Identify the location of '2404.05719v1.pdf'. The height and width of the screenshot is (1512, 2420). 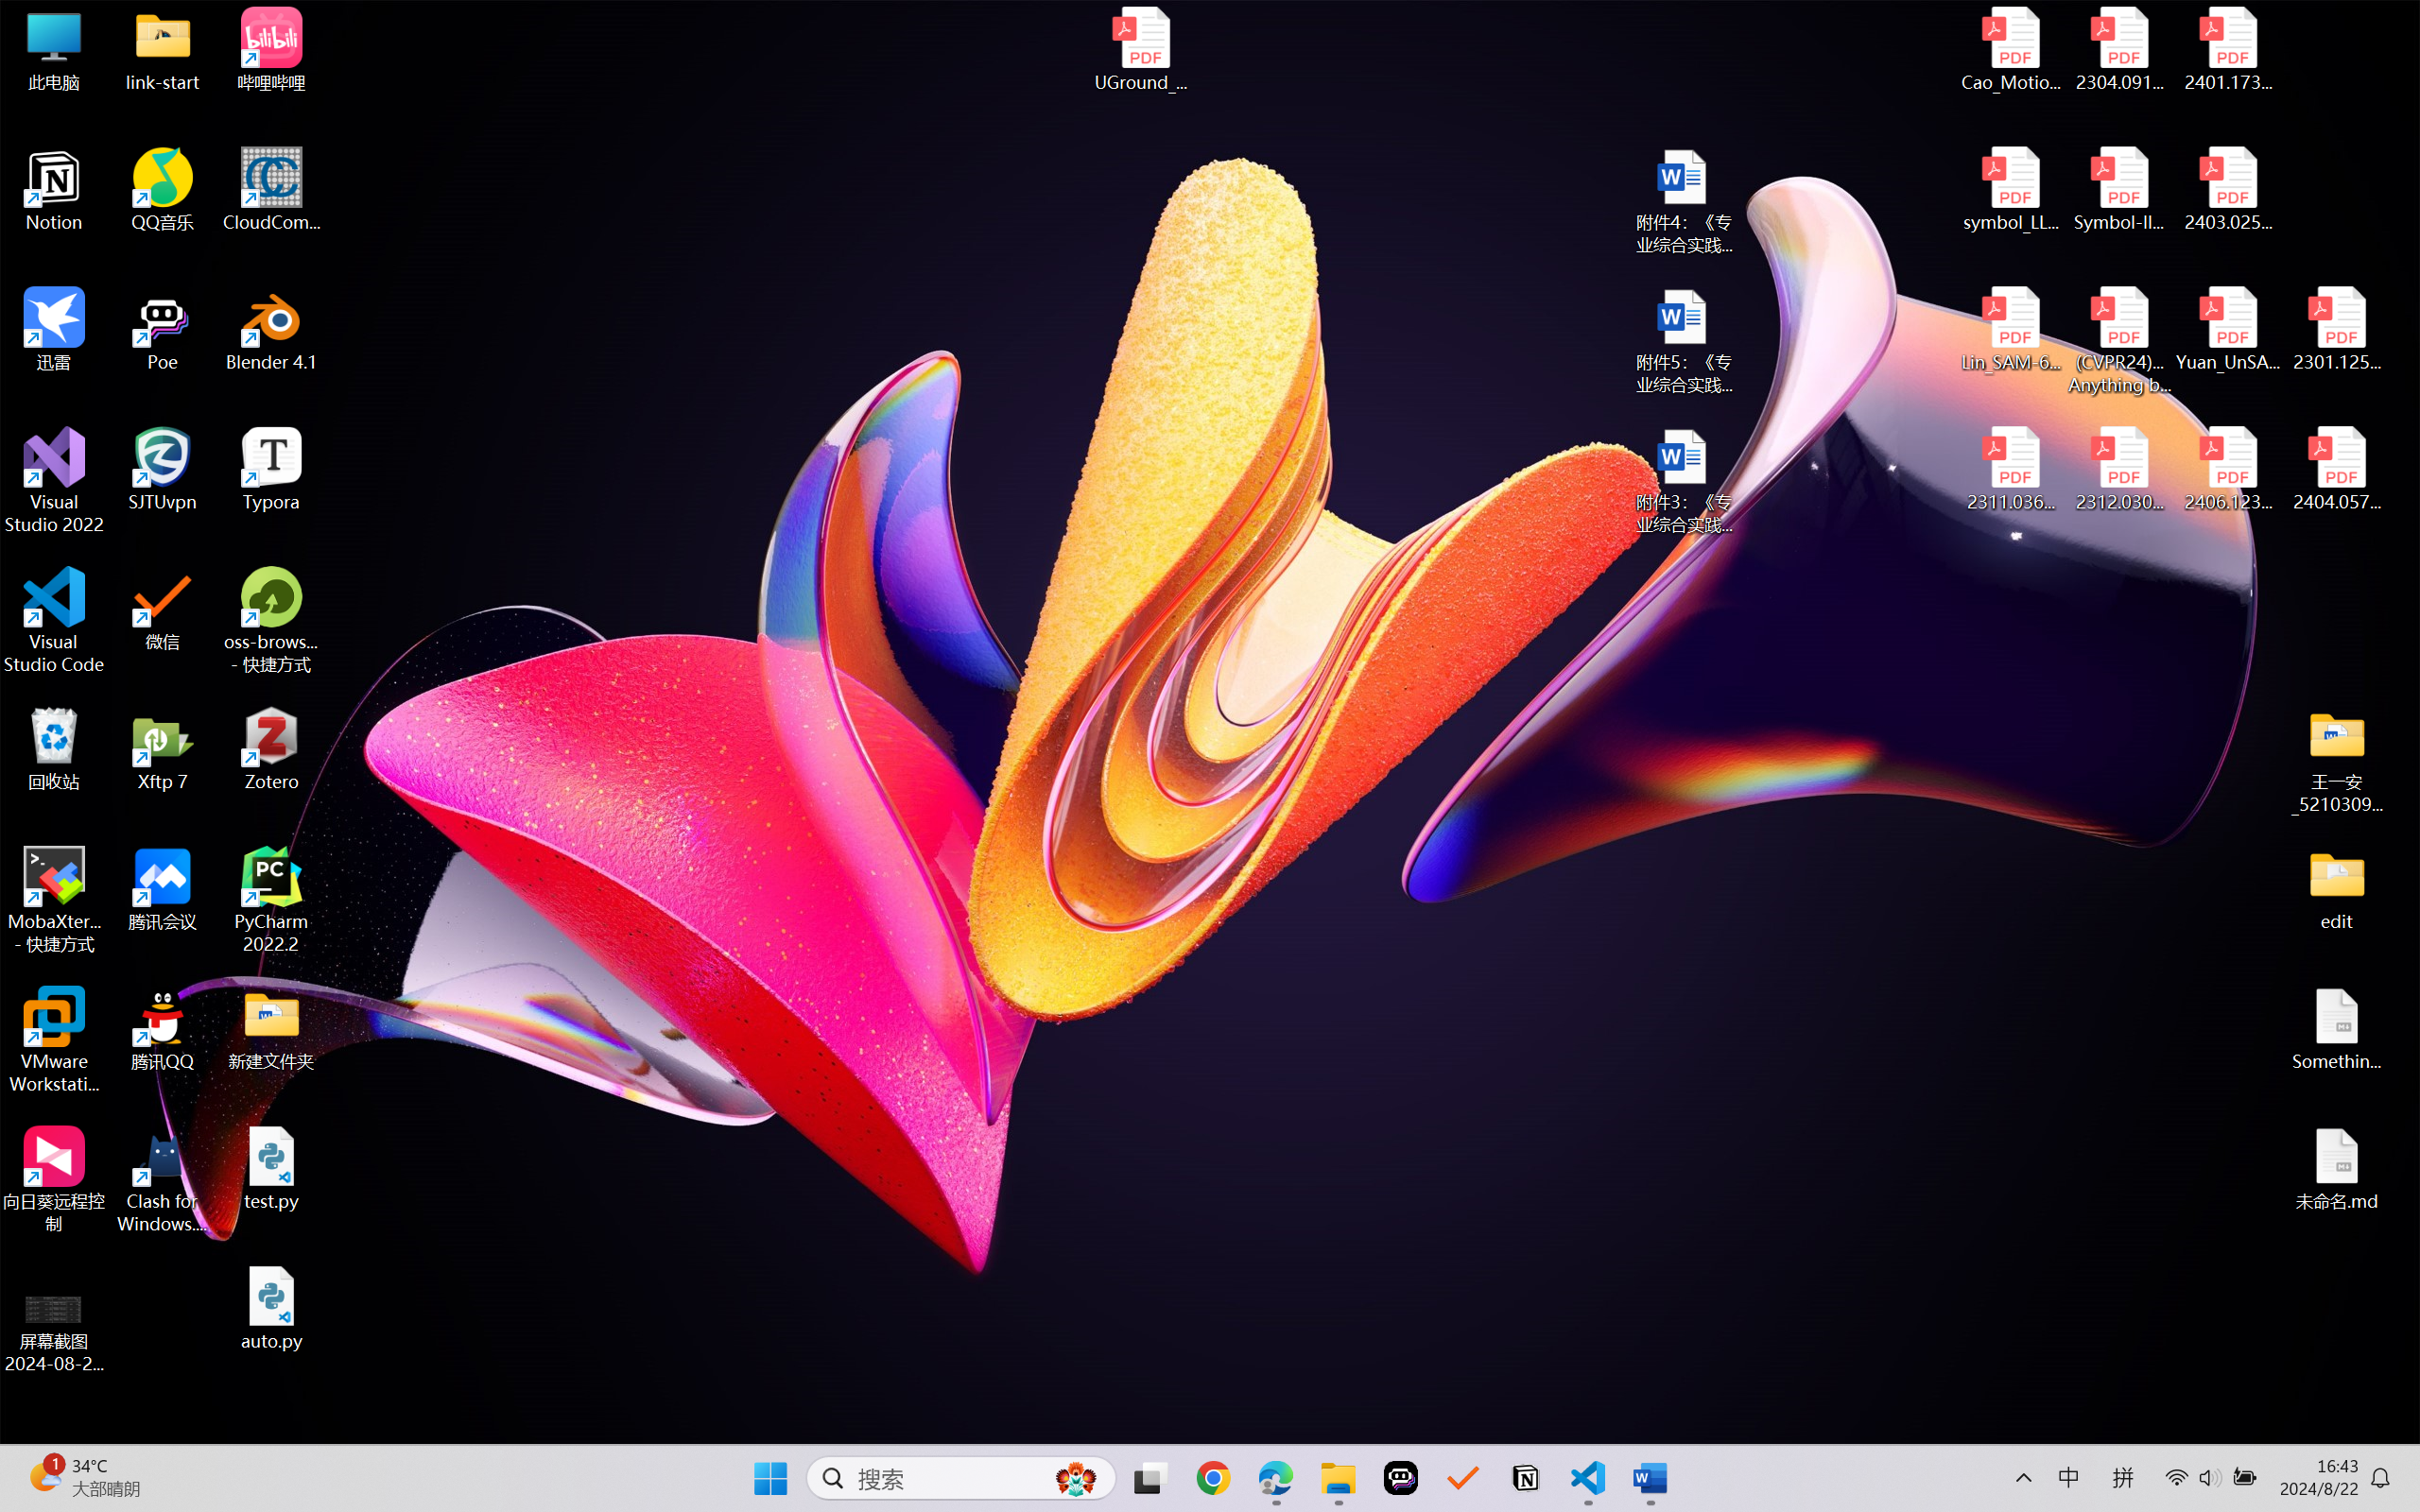
(2335, 469).